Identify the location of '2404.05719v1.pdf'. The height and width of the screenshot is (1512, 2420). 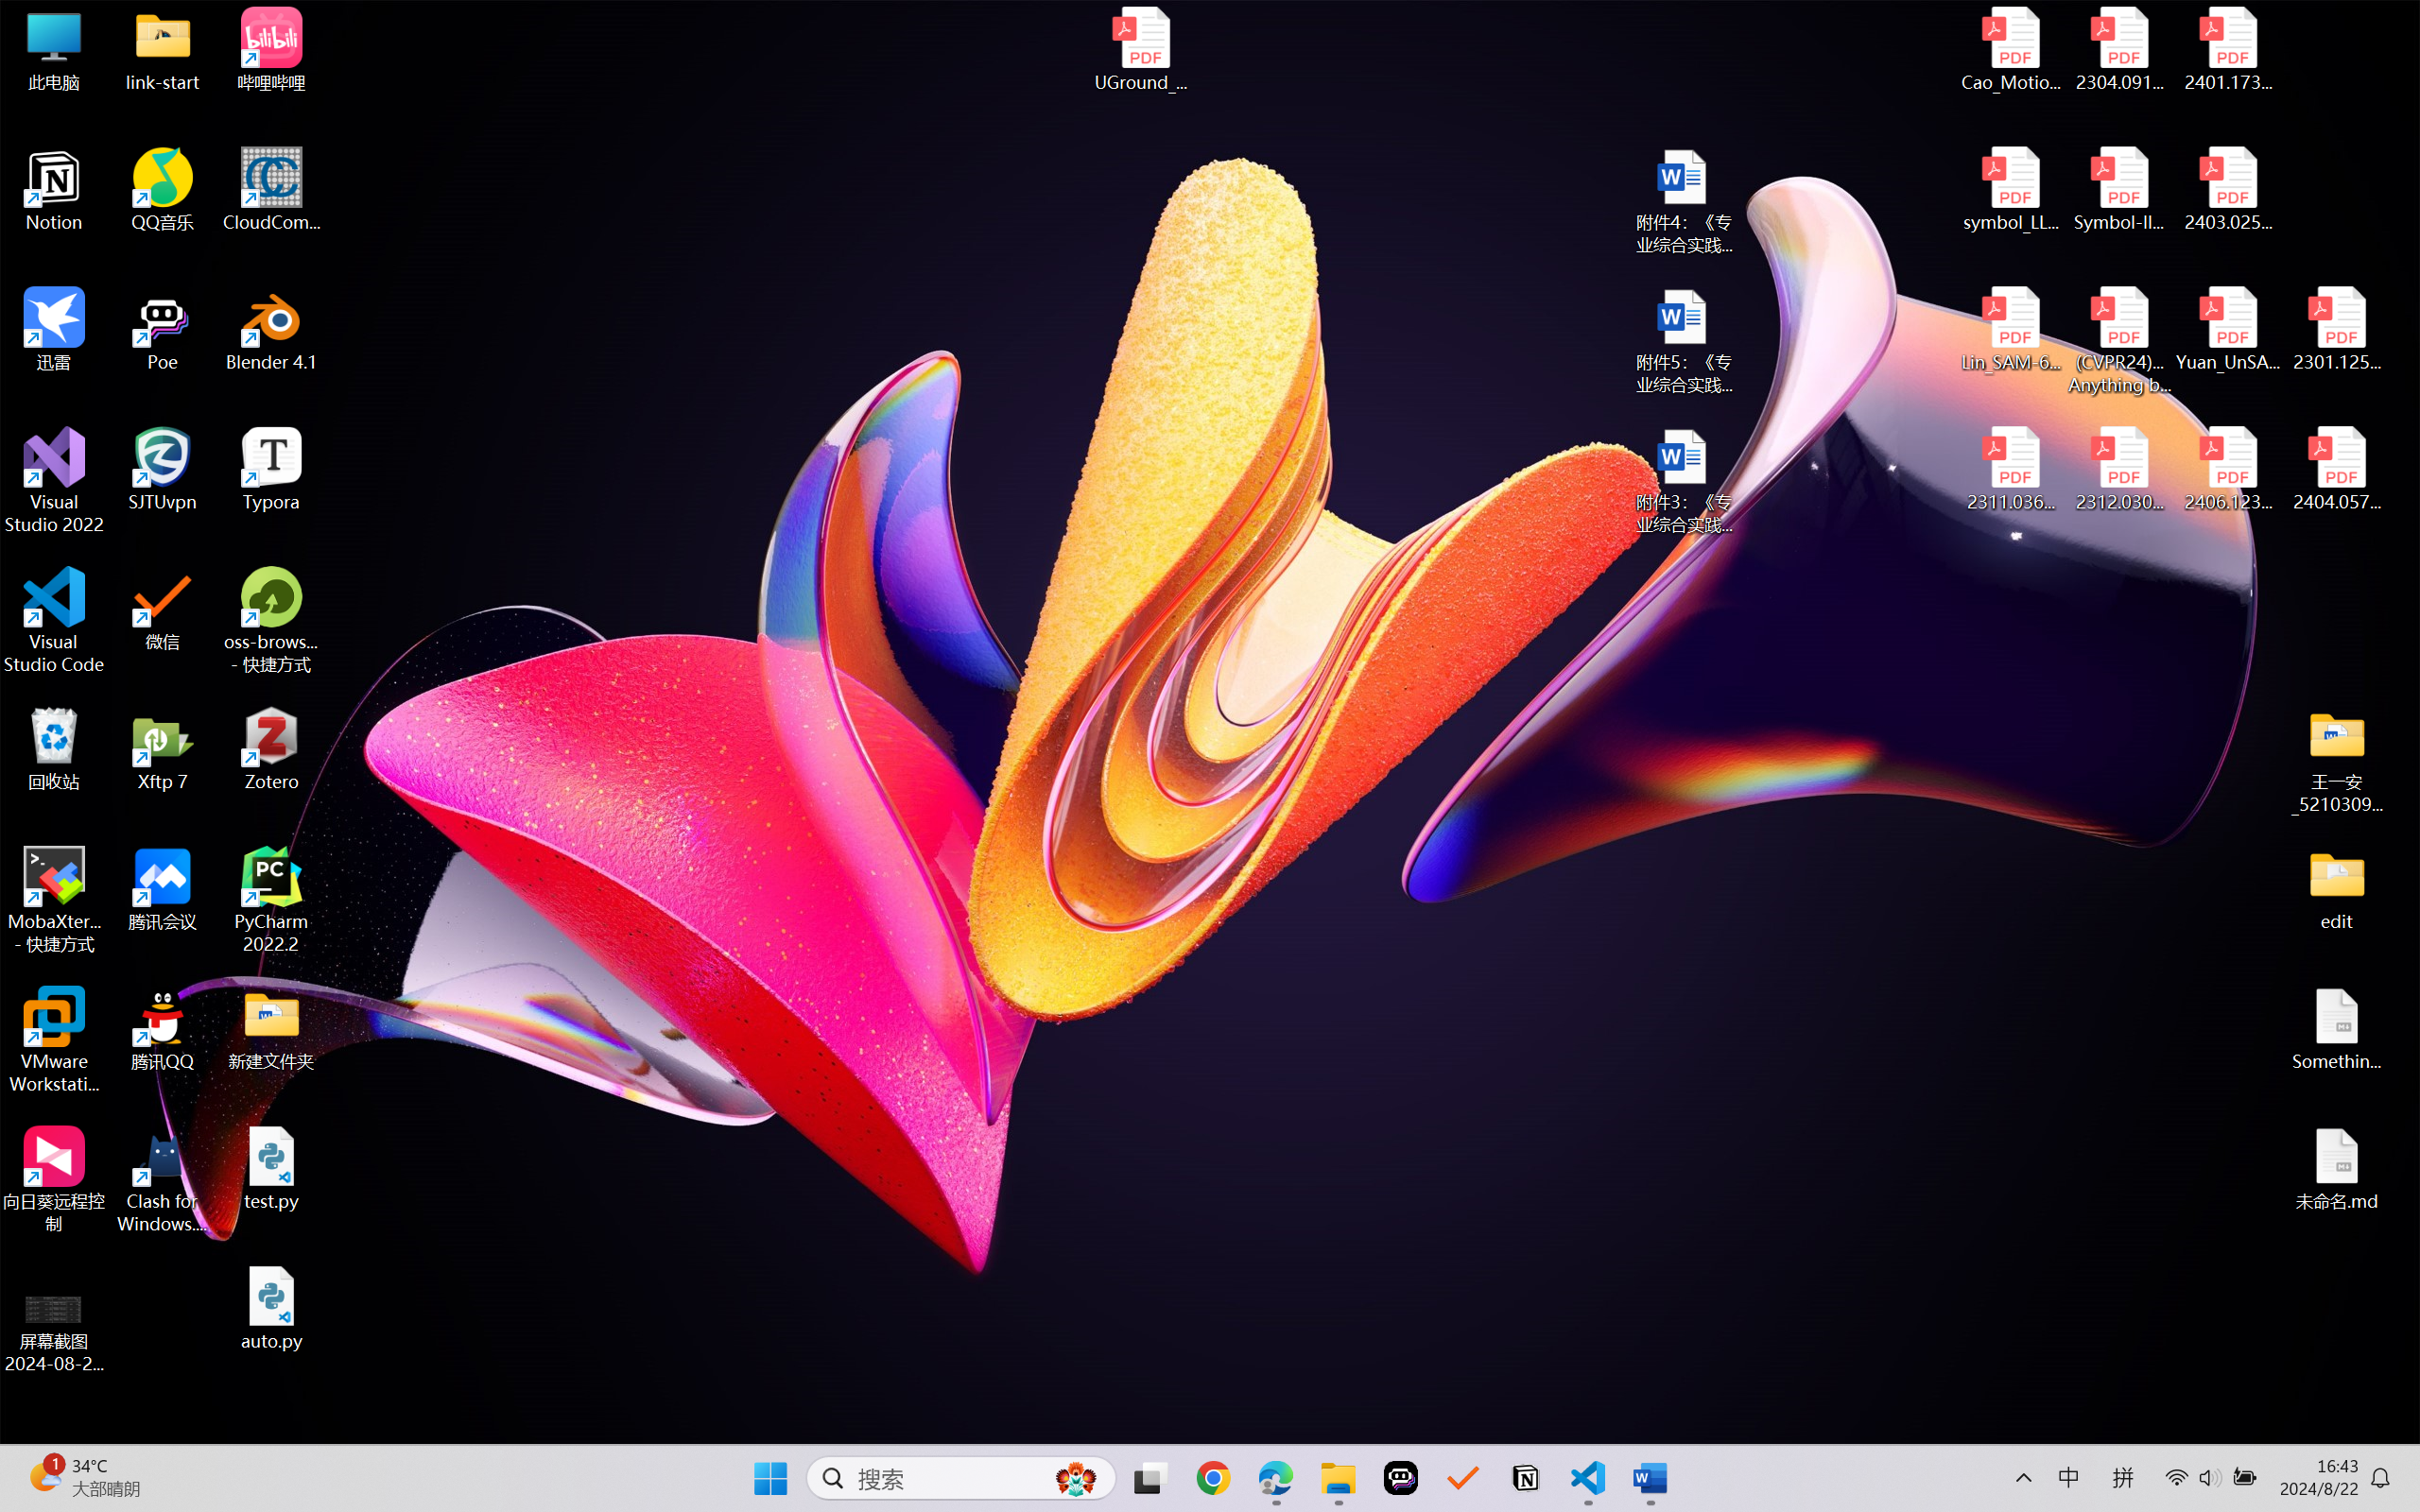
(2335, 469).